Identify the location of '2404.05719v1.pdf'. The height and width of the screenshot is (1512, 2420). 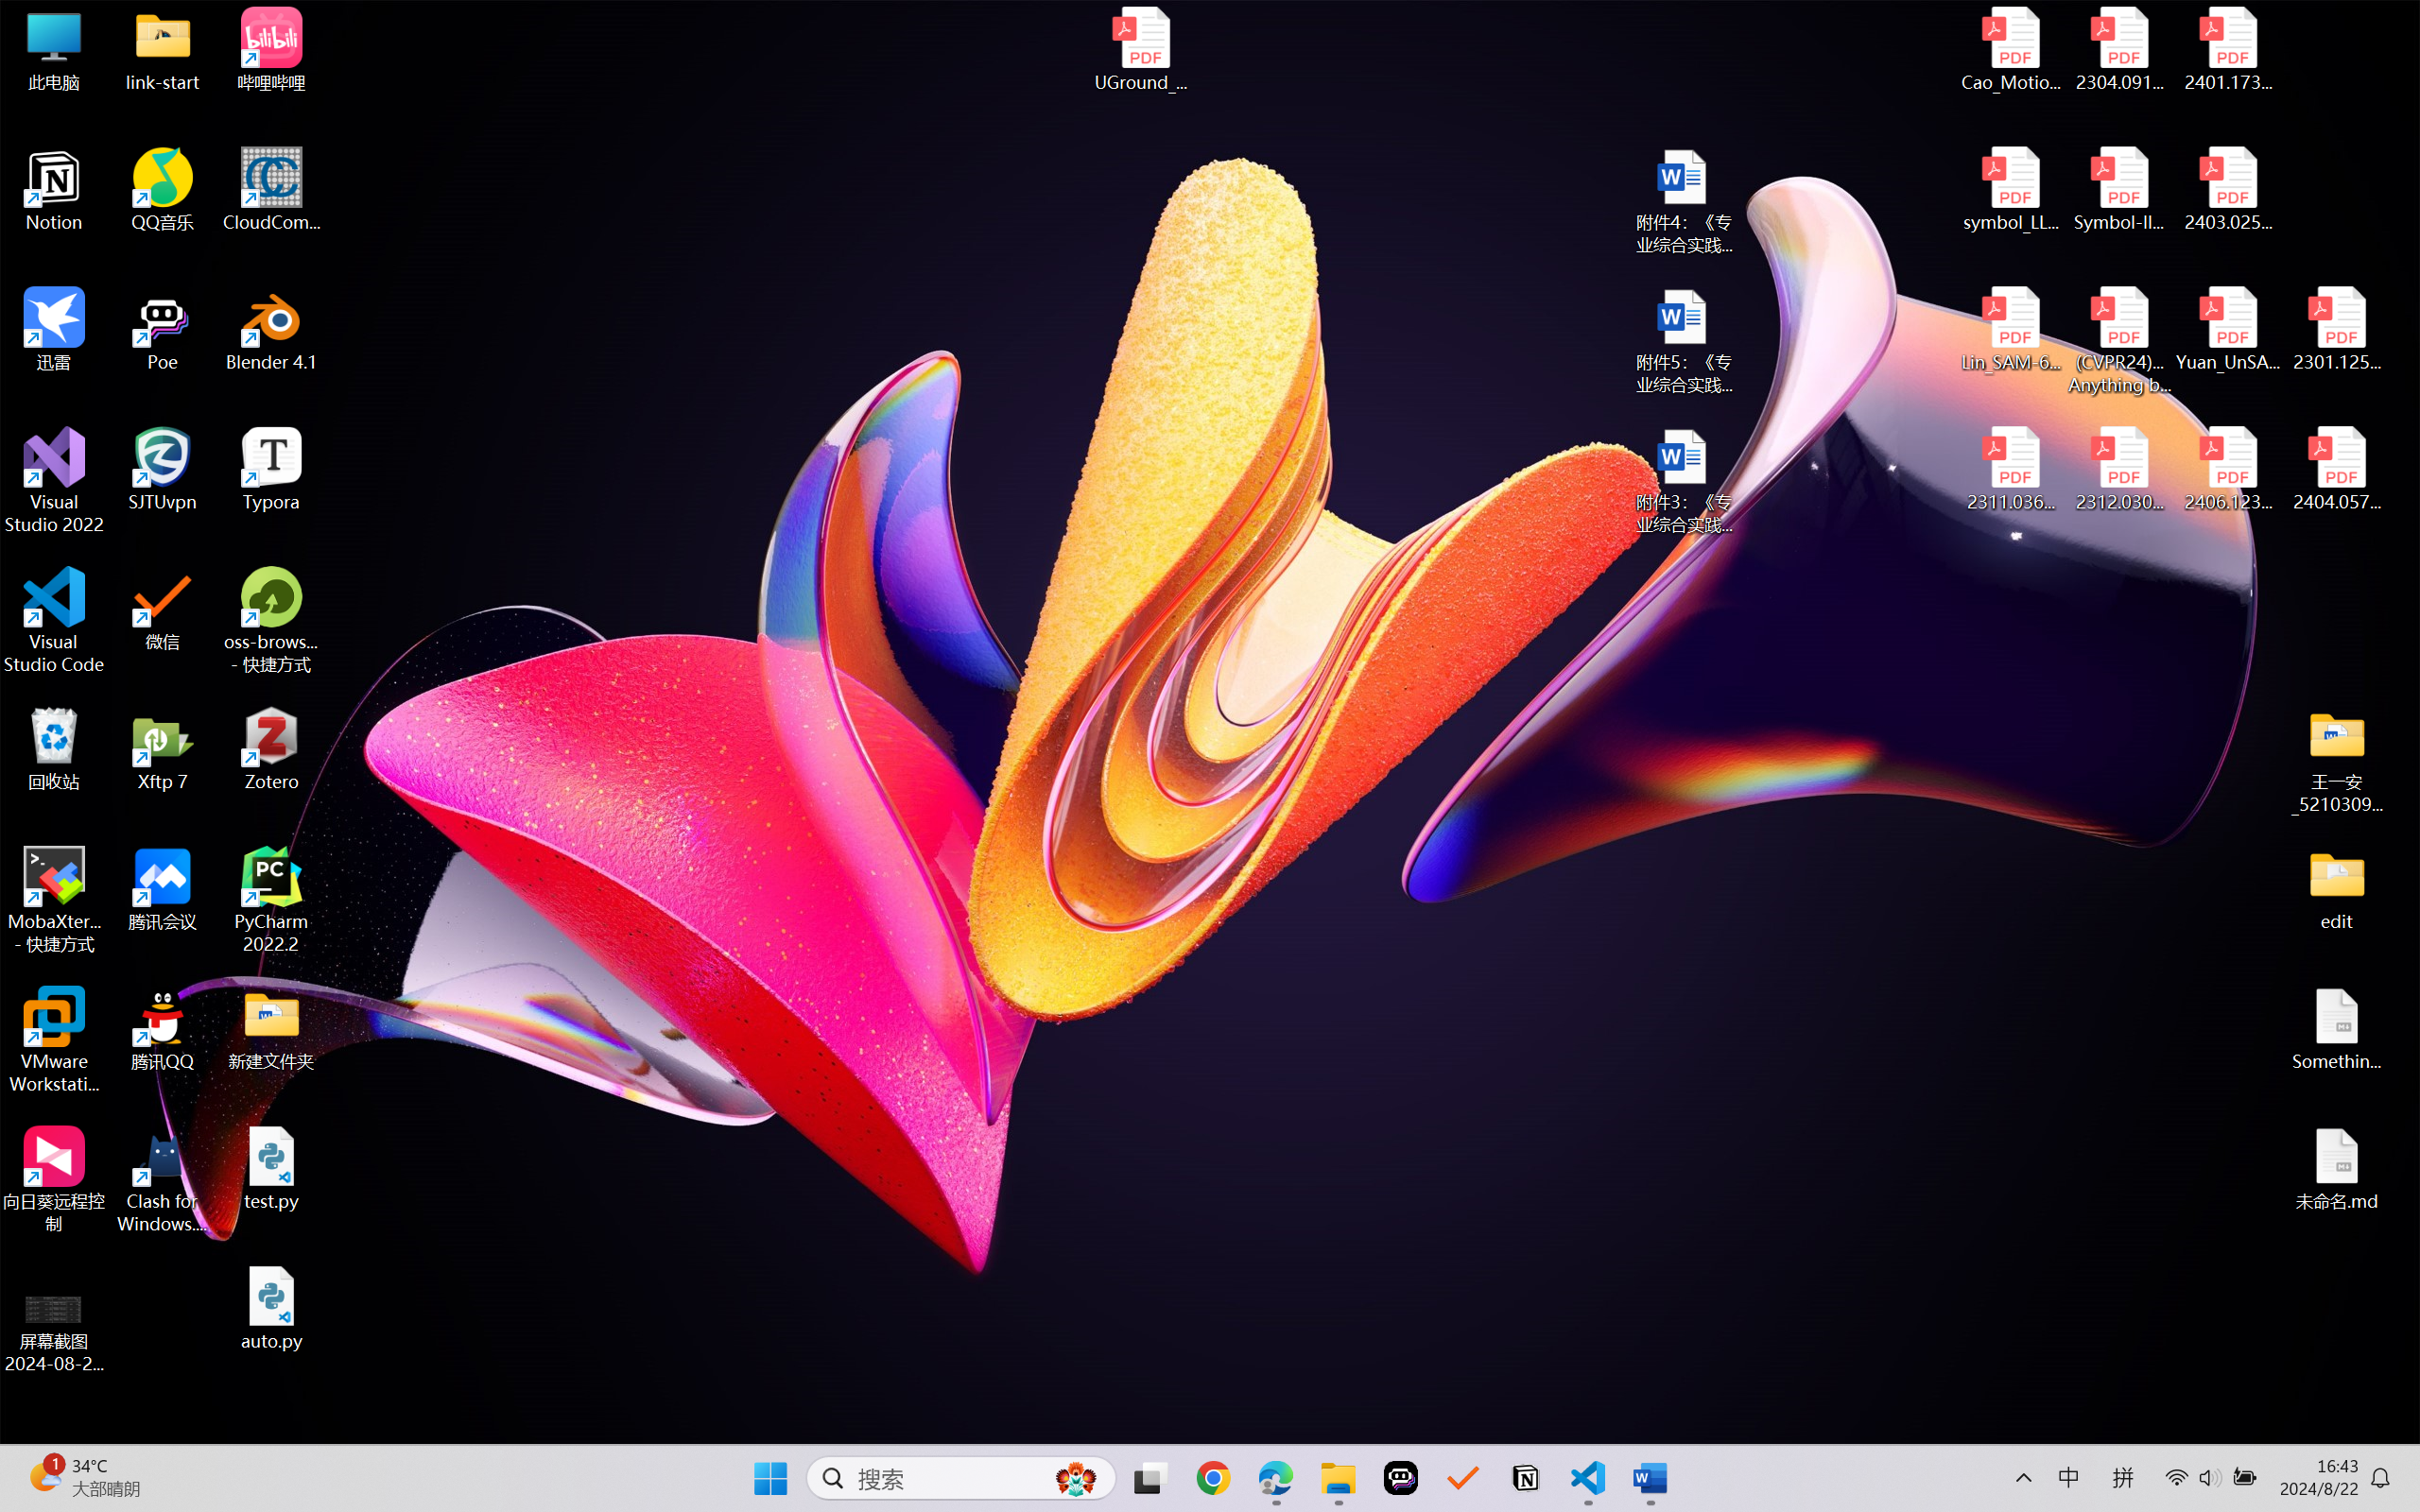
(2335, 469).